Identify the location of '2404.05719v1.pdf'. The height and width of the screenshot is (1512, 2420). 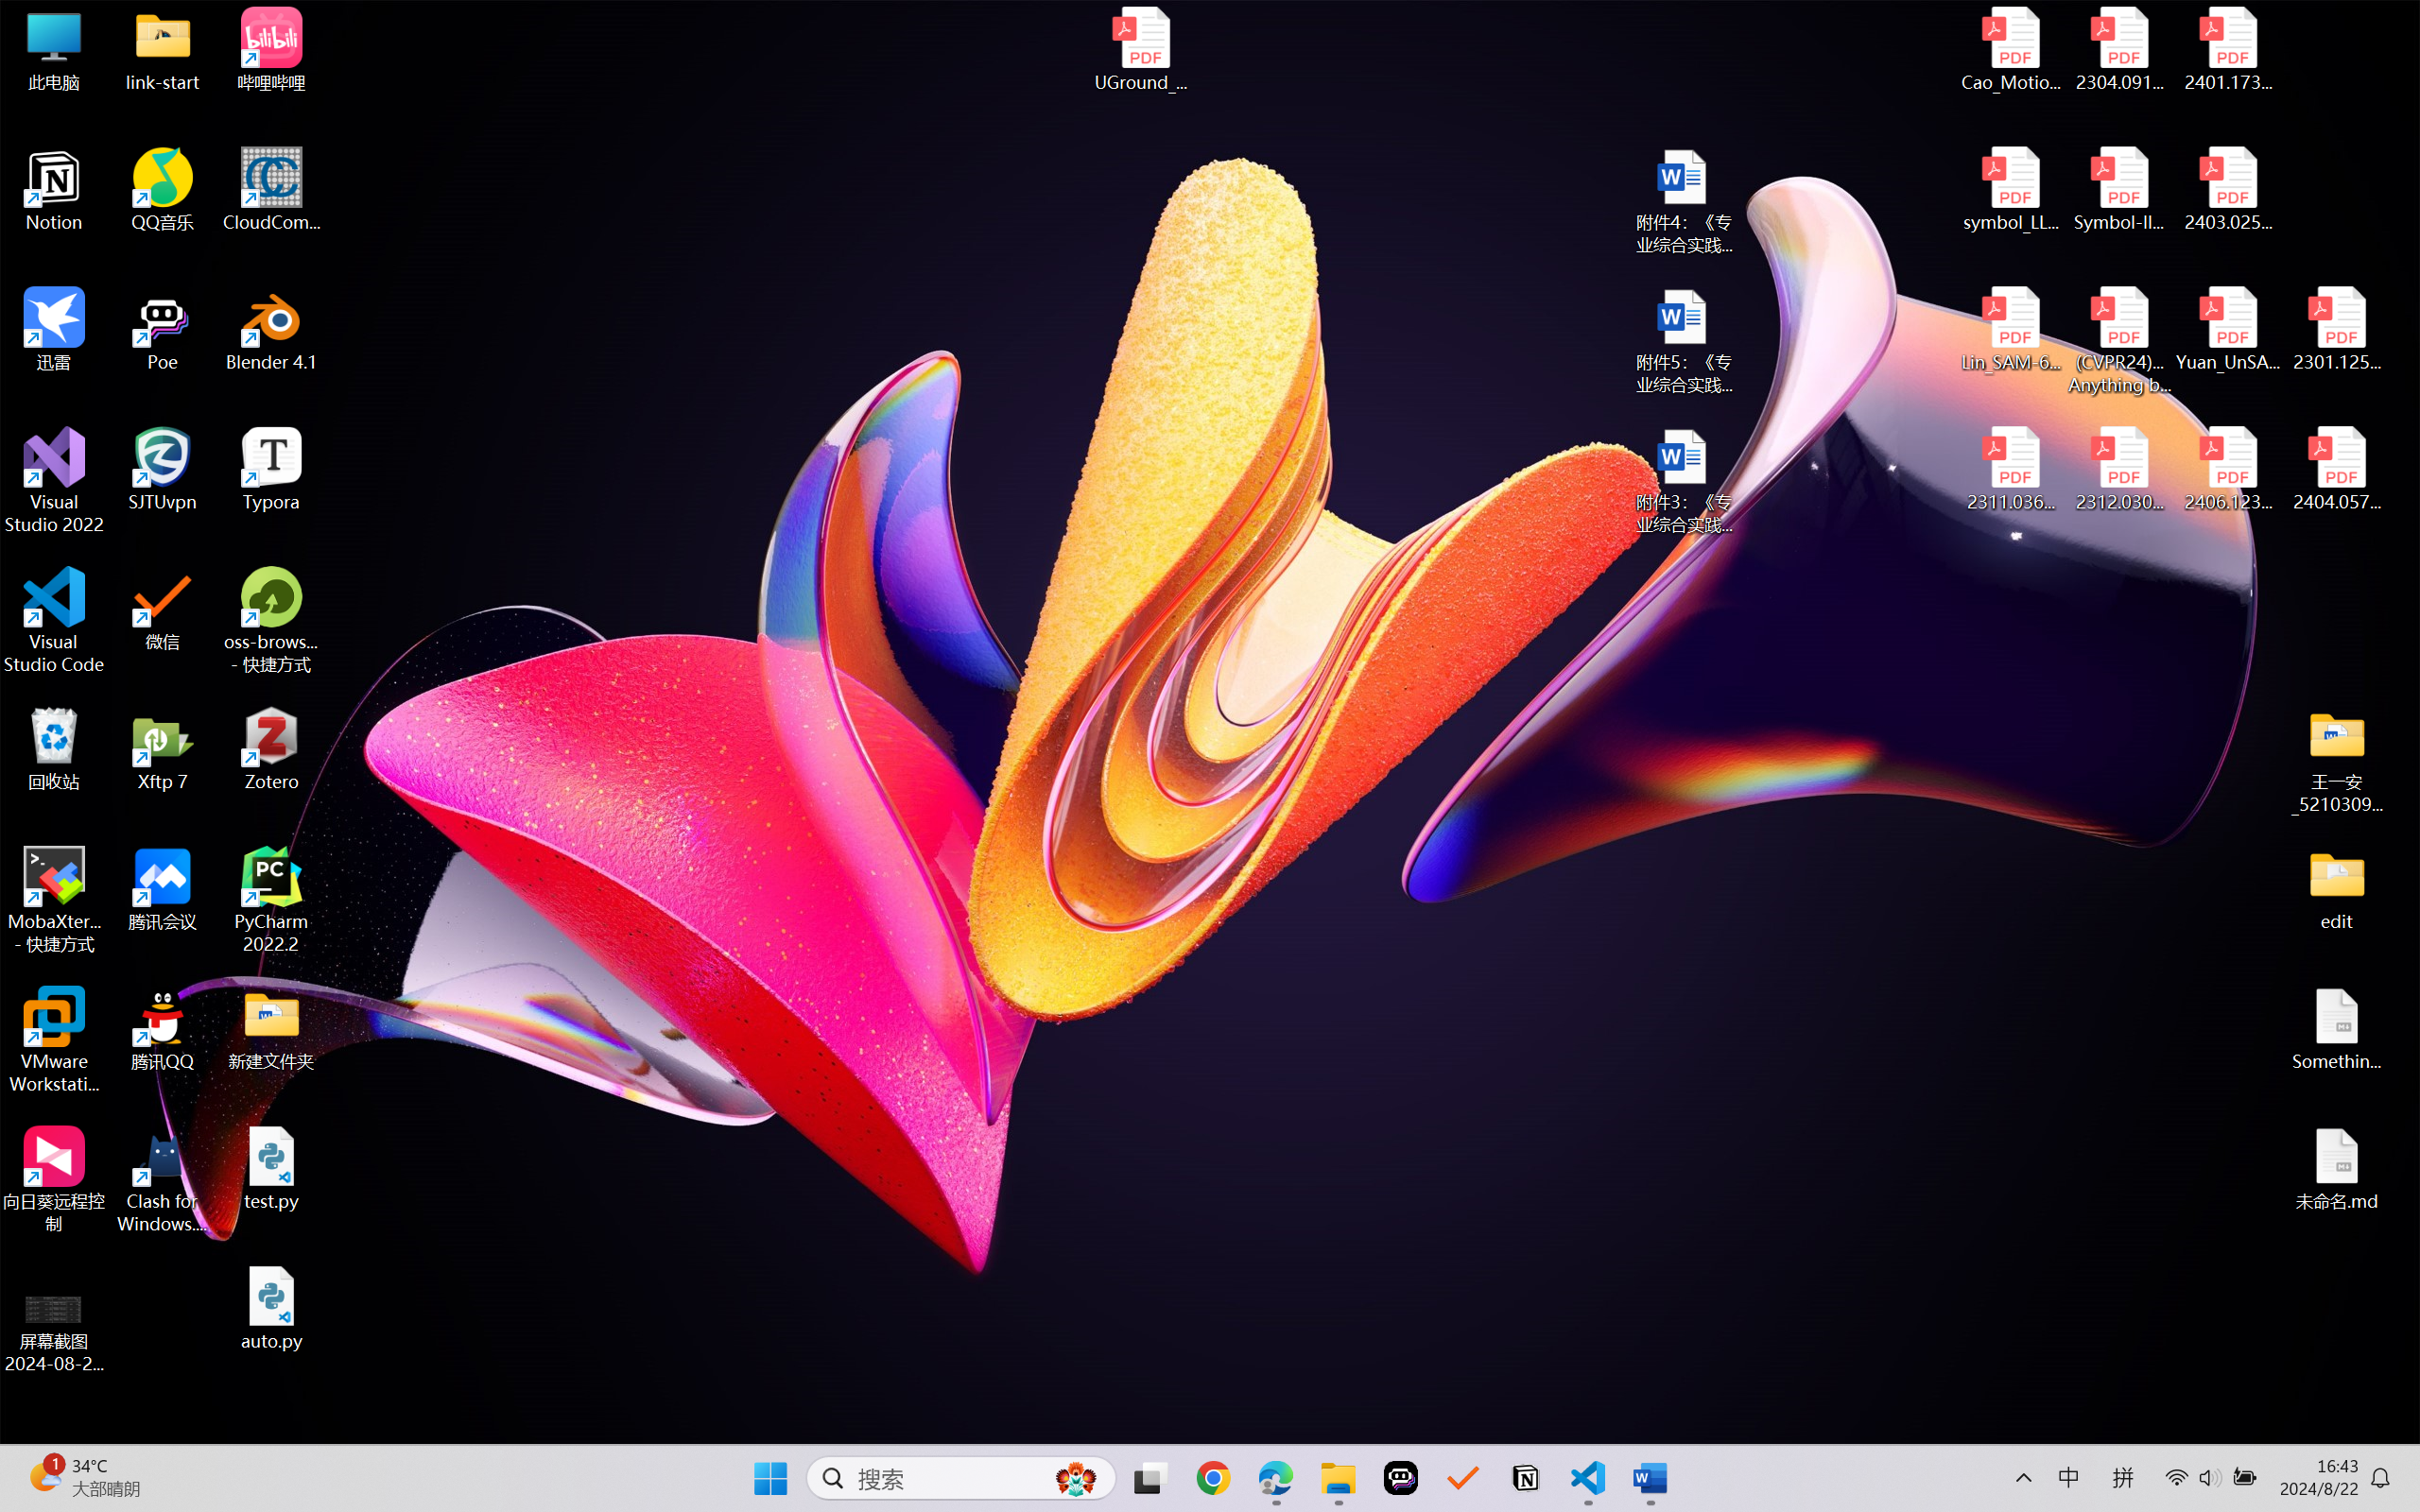
(2335, 469).